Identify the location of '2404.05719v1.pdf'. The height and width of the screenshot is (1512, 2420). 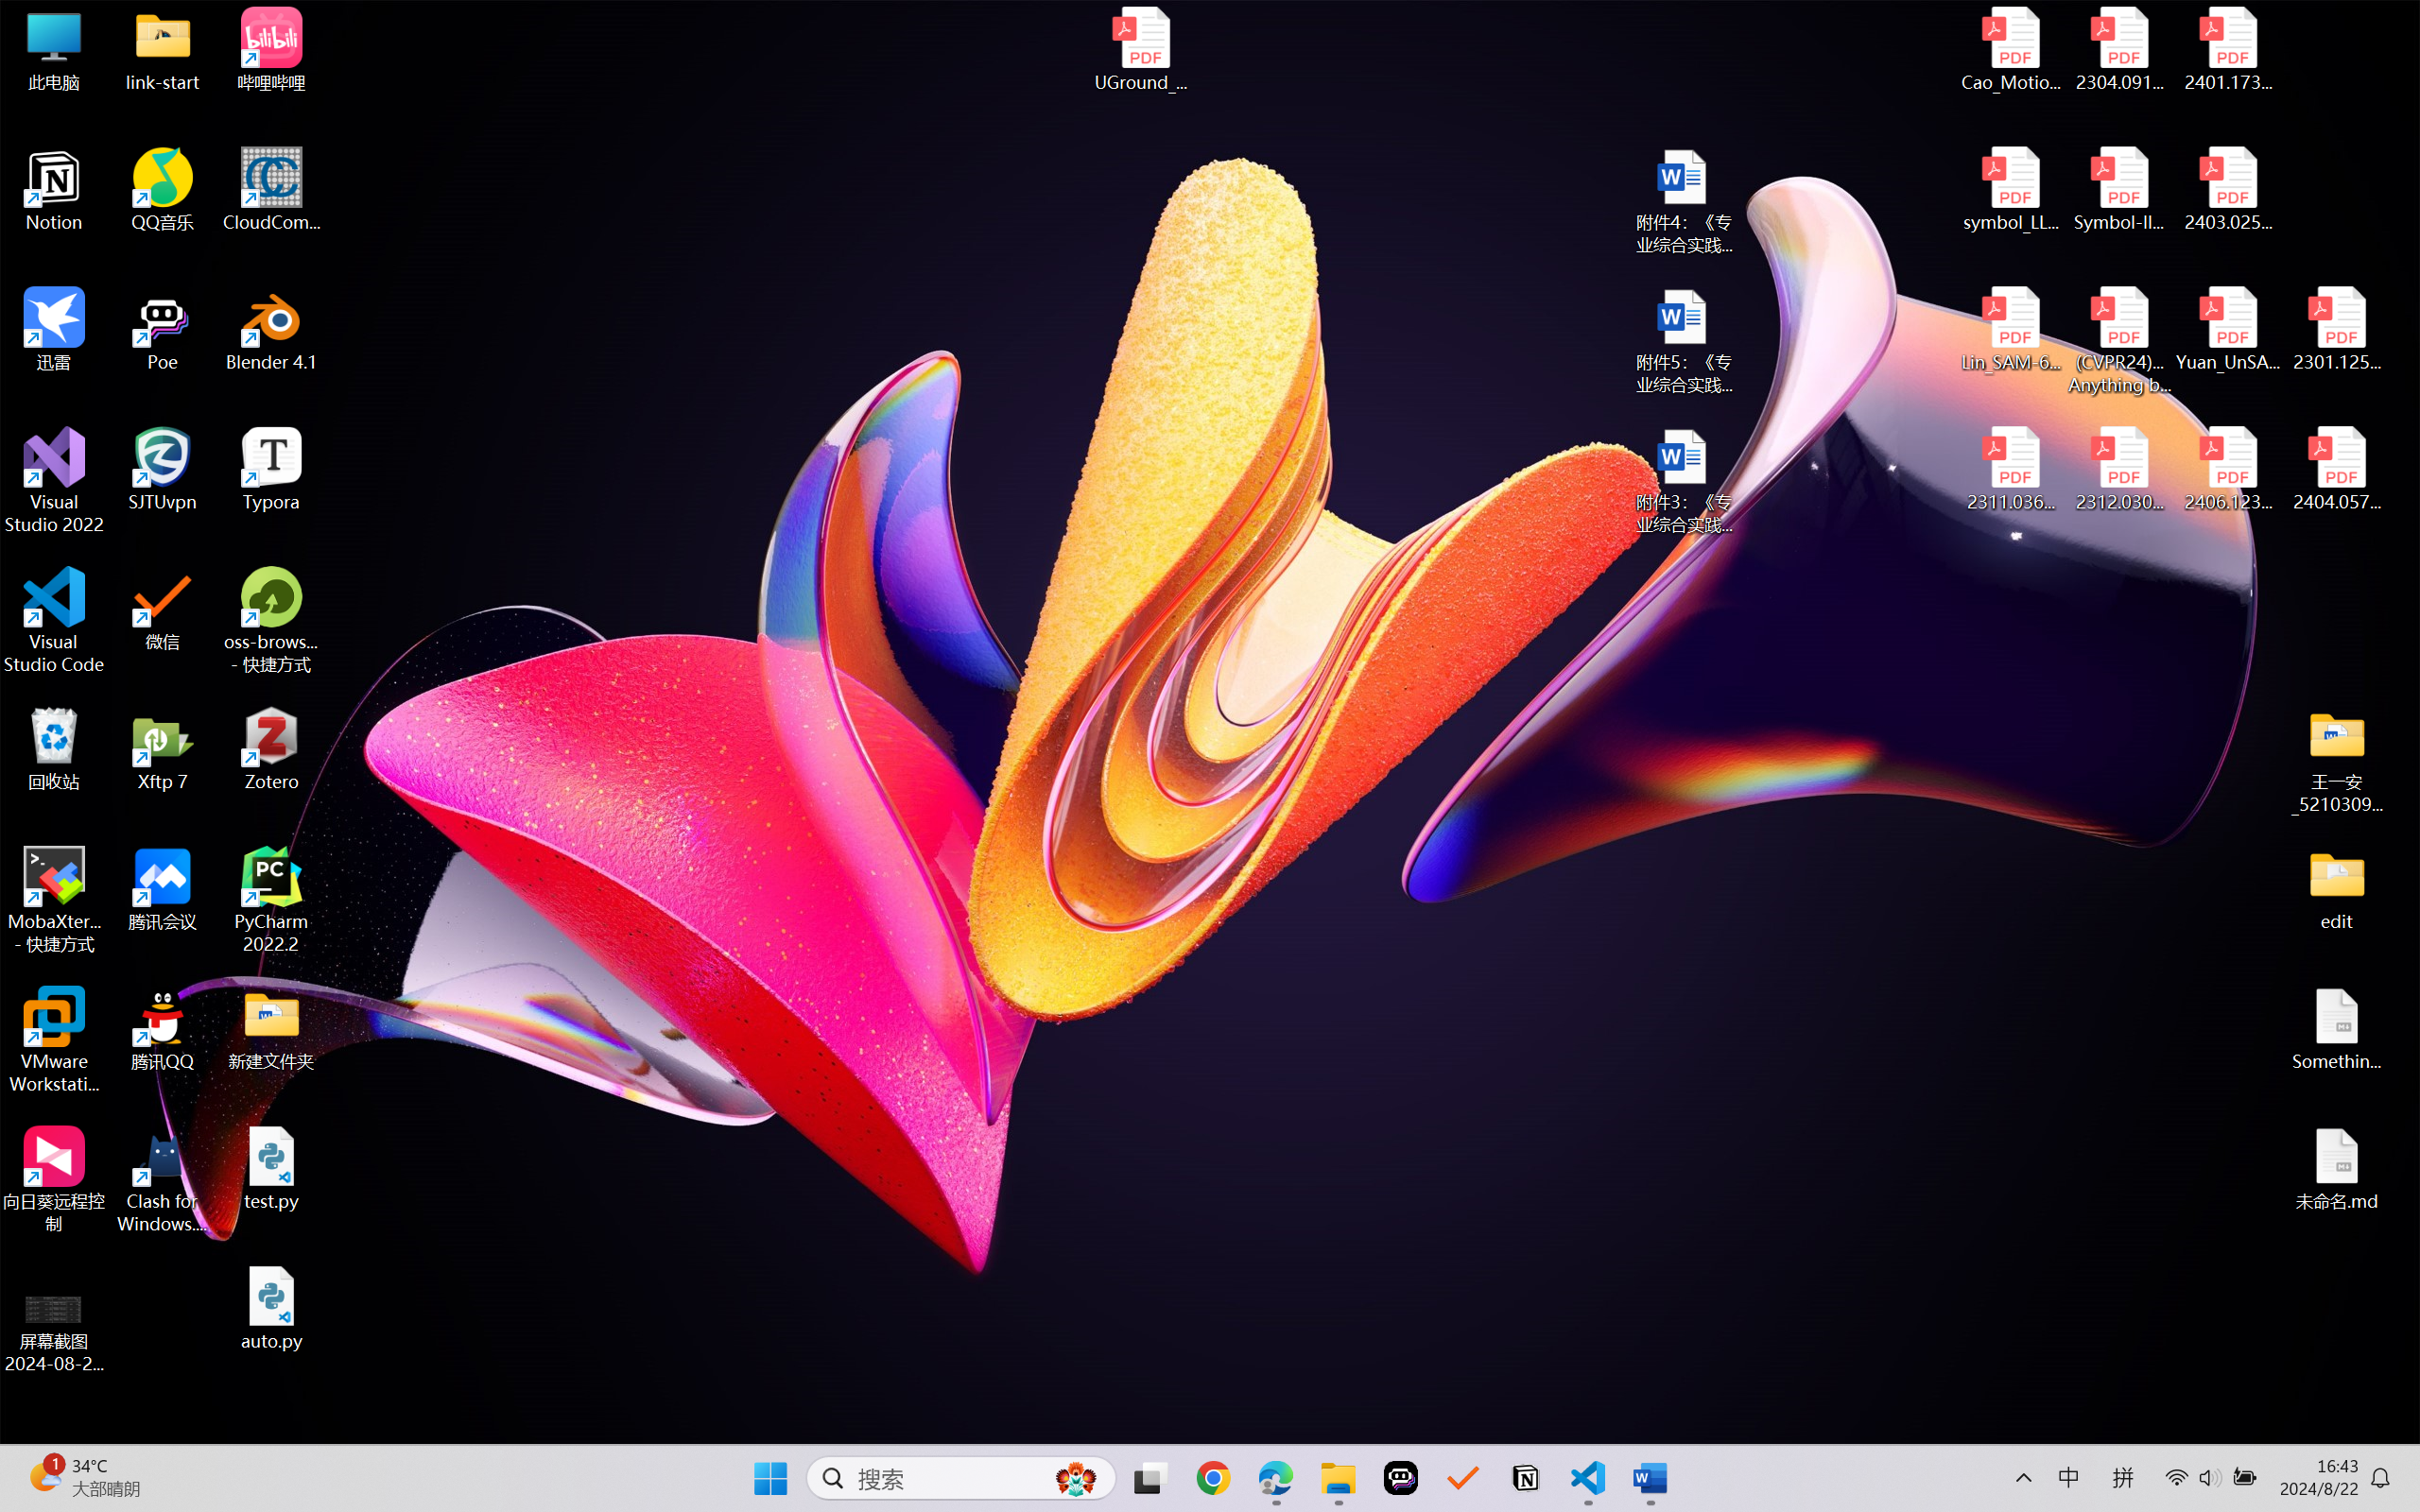
(2335, 469).